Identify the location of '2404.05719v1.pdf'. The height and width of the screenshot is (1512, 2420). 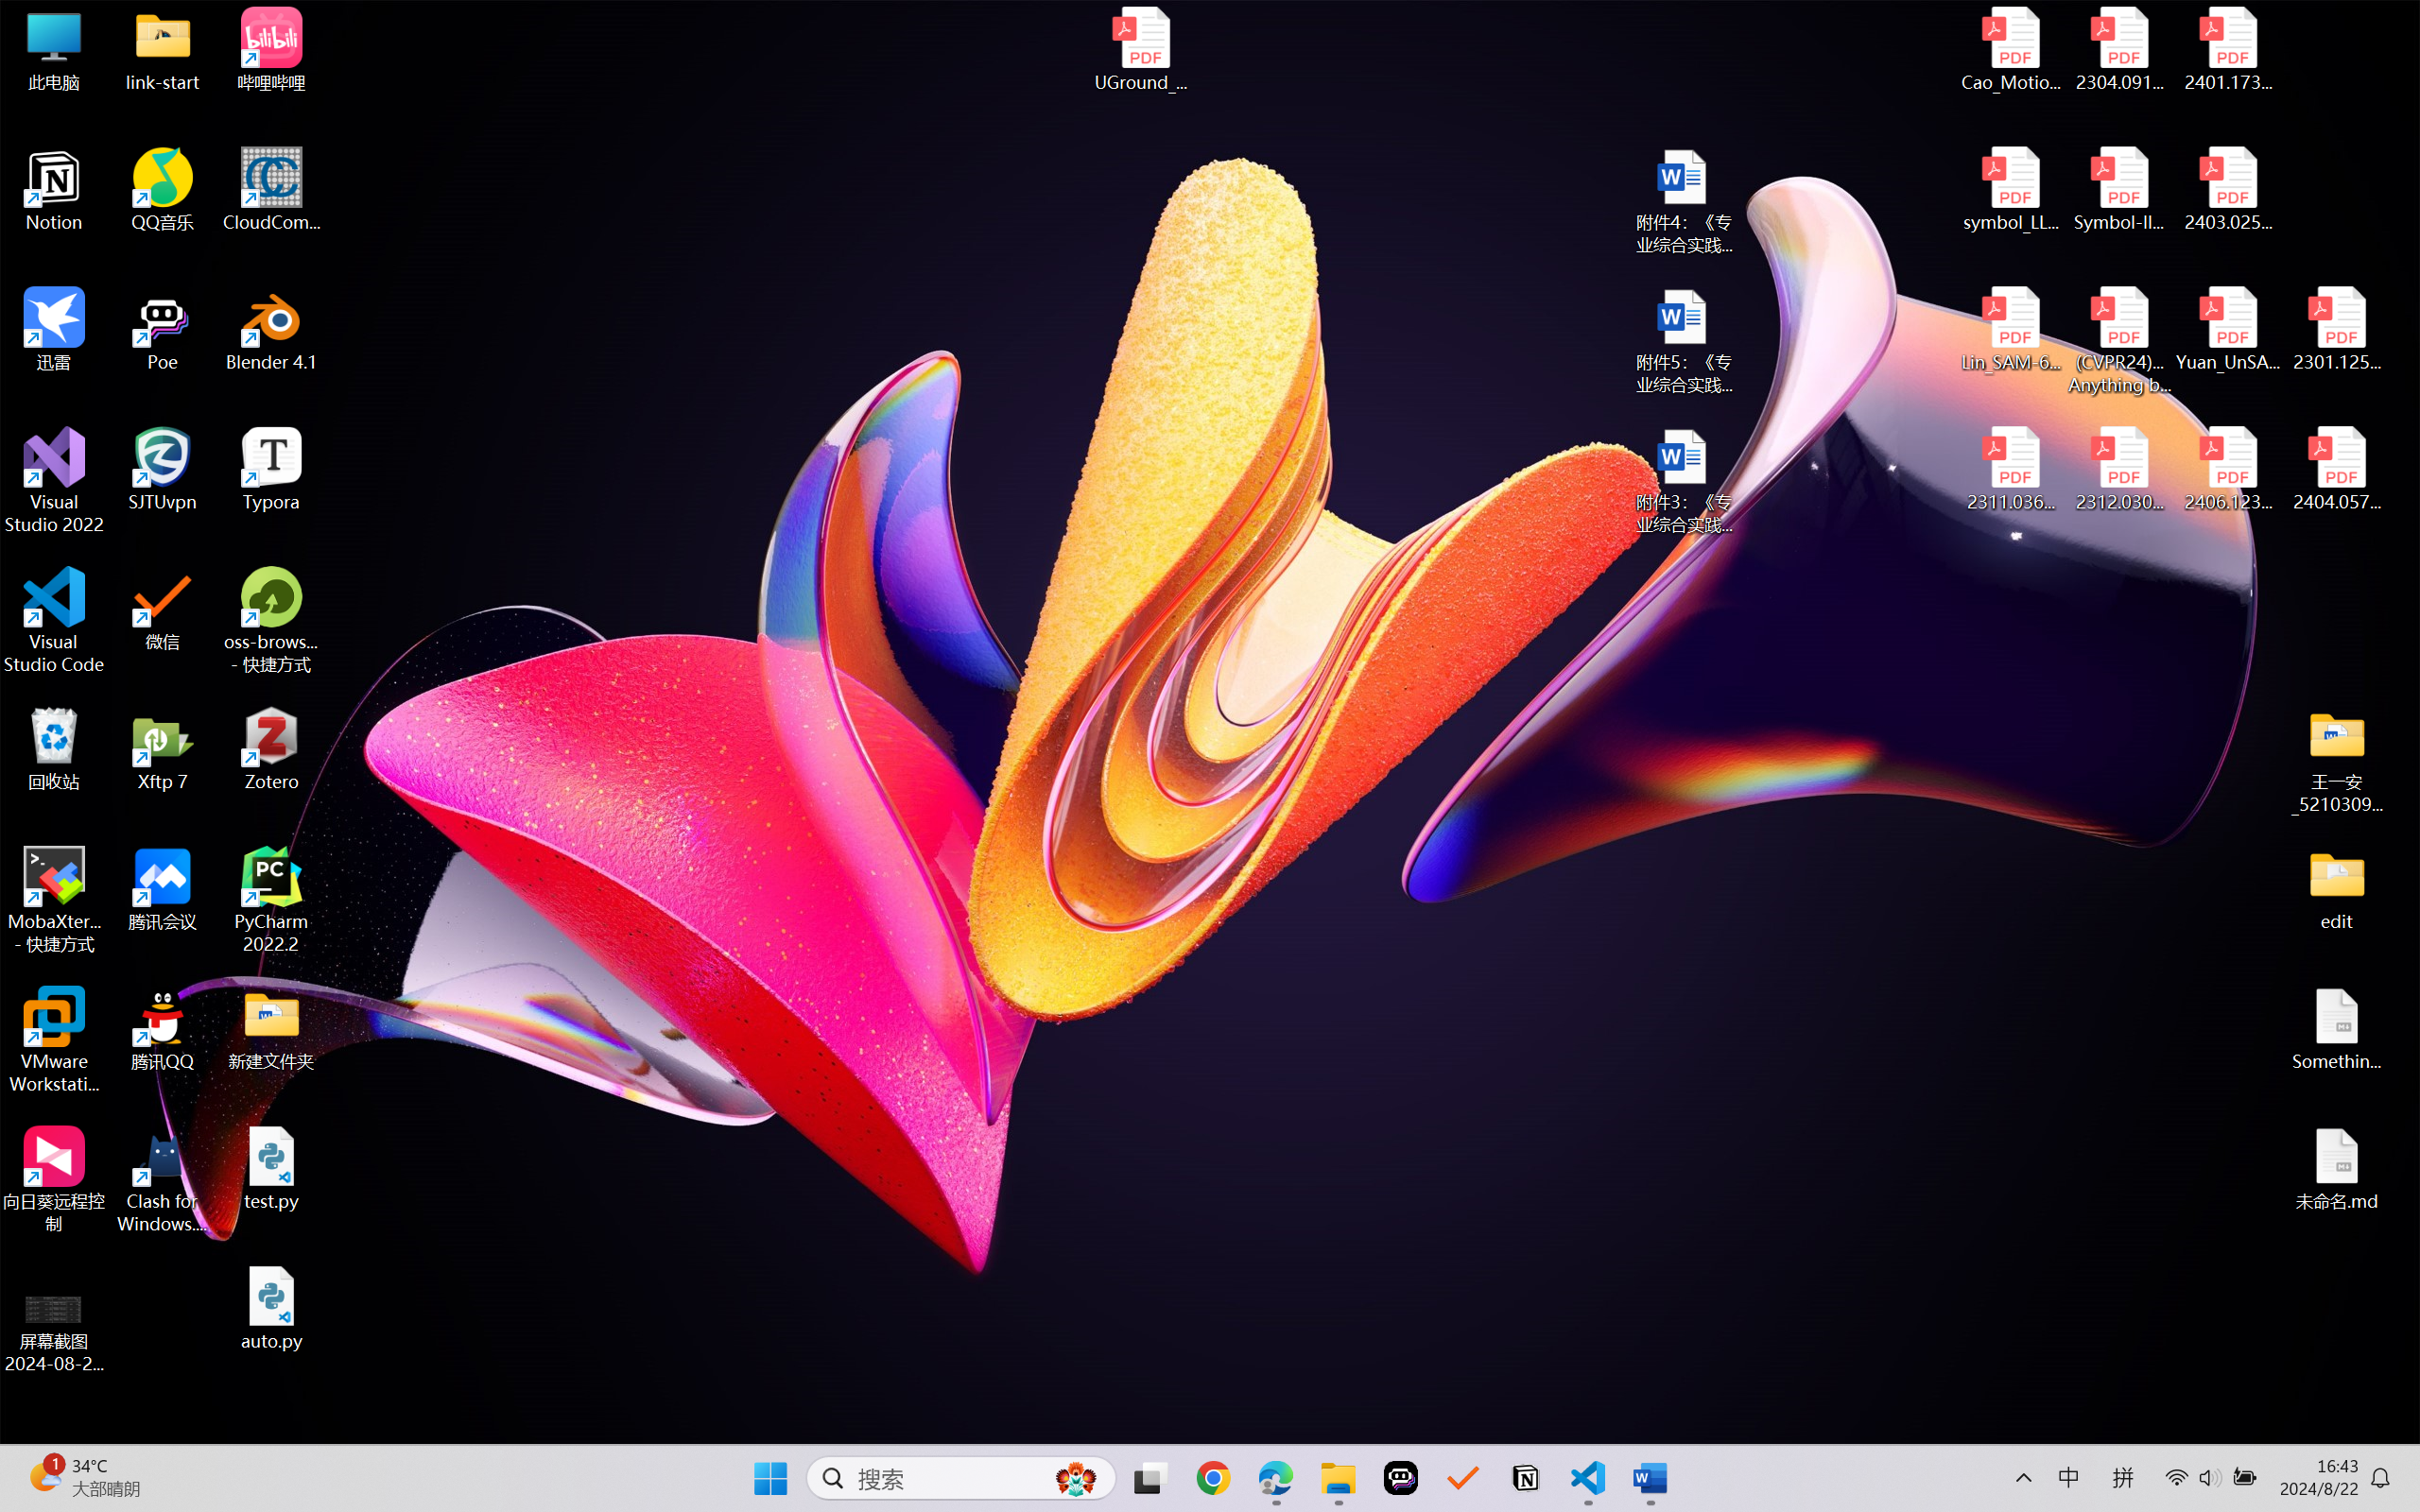
(2335, 469).